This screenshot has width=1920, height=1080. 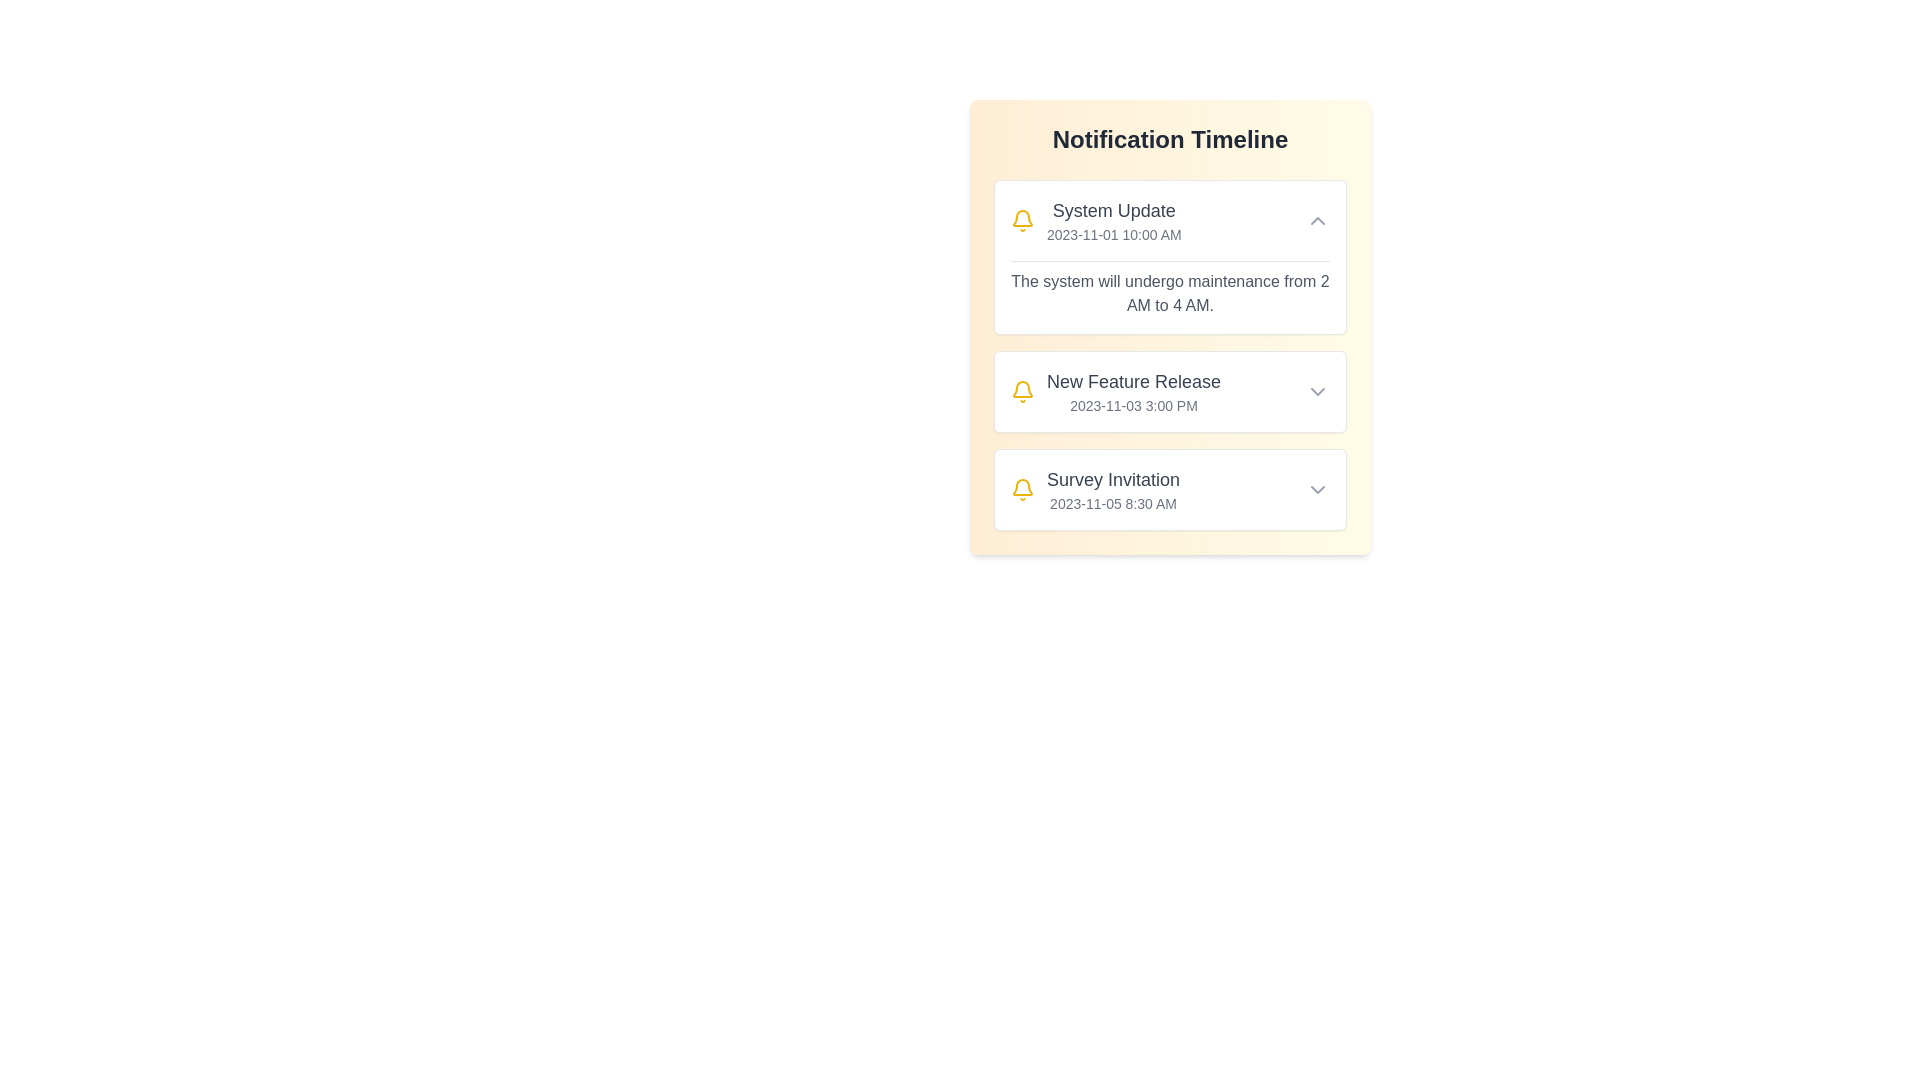 I want to click on the Text label that provides the timestamp for the 'New Feature Release' notification, located inside the notification box below the title, so click(x=1134, y=405).